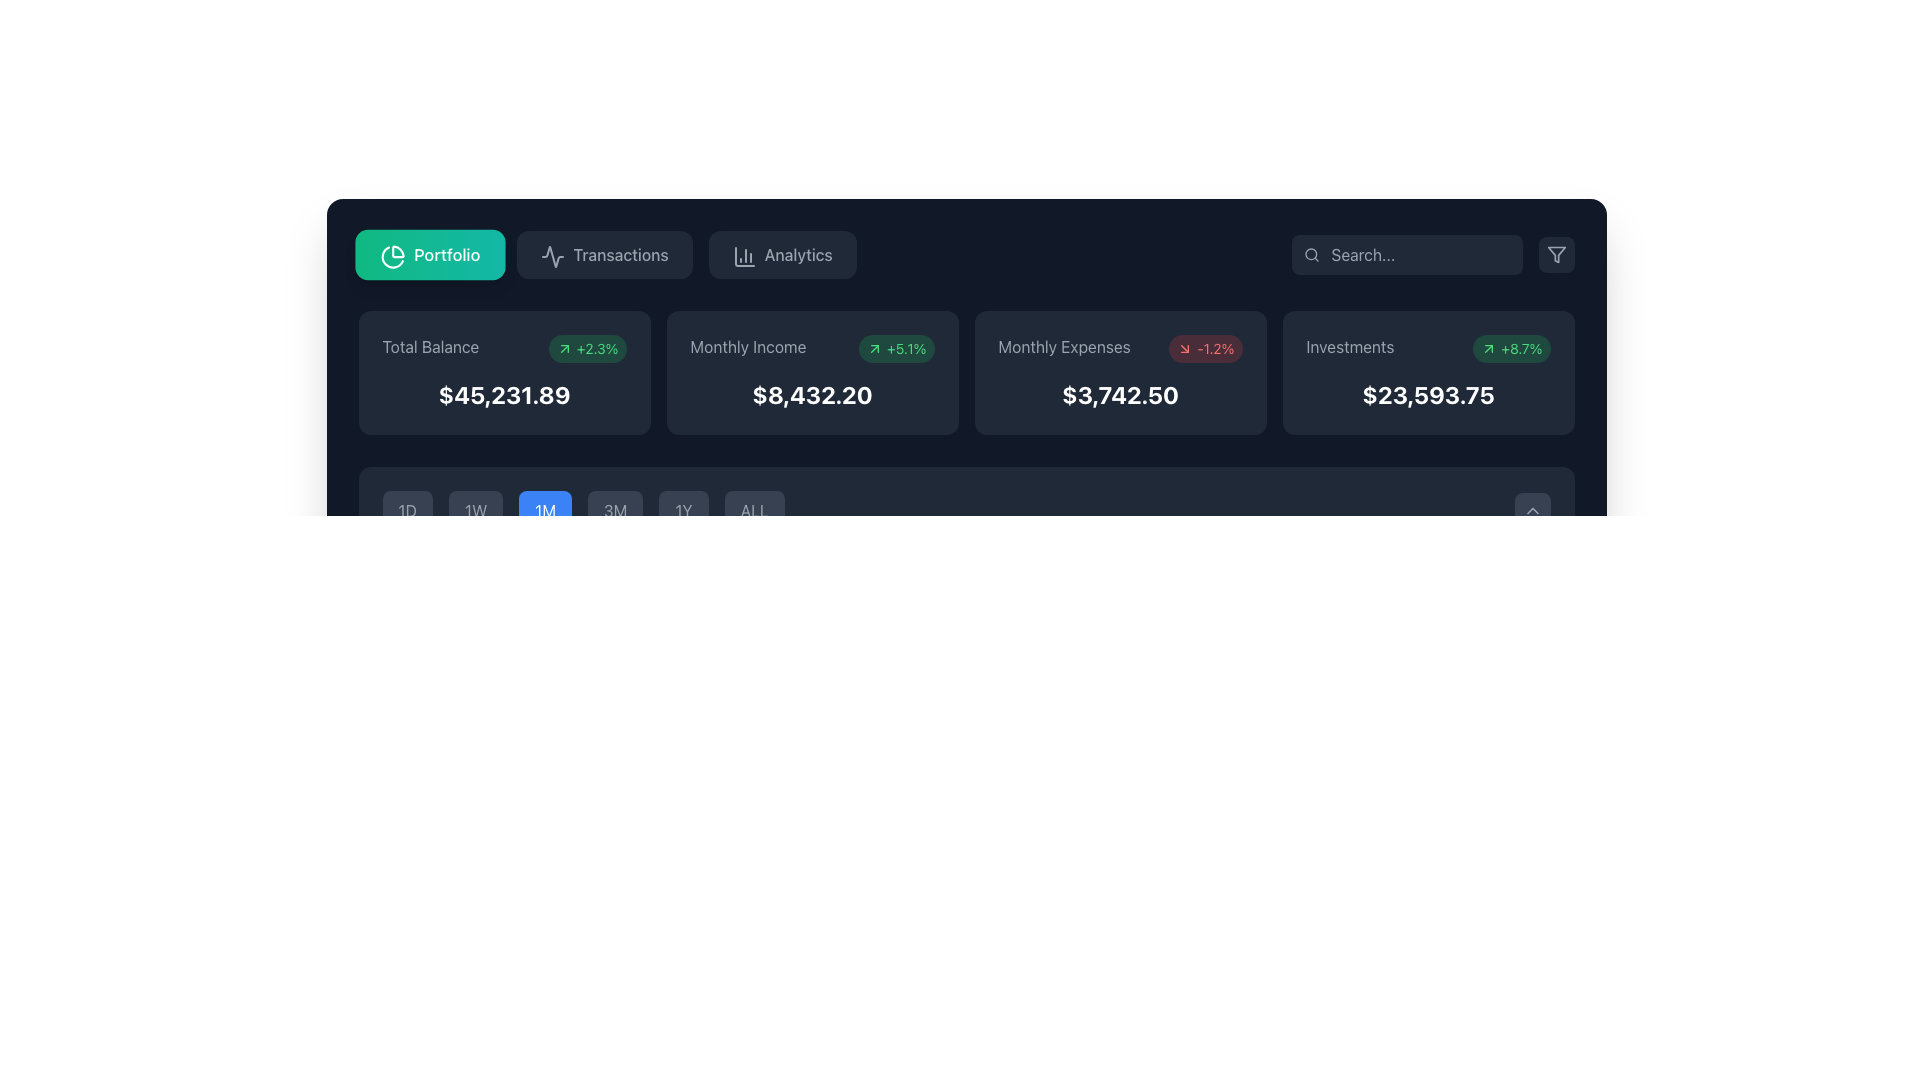  Describe the element at coordinates (1204, 347) in the screenshot. I see `percentage change badge located at the top-right of the '$3,742.50' amount in the 'Monthly Expenses' area of the dashboard for contextual understanding` at that location.